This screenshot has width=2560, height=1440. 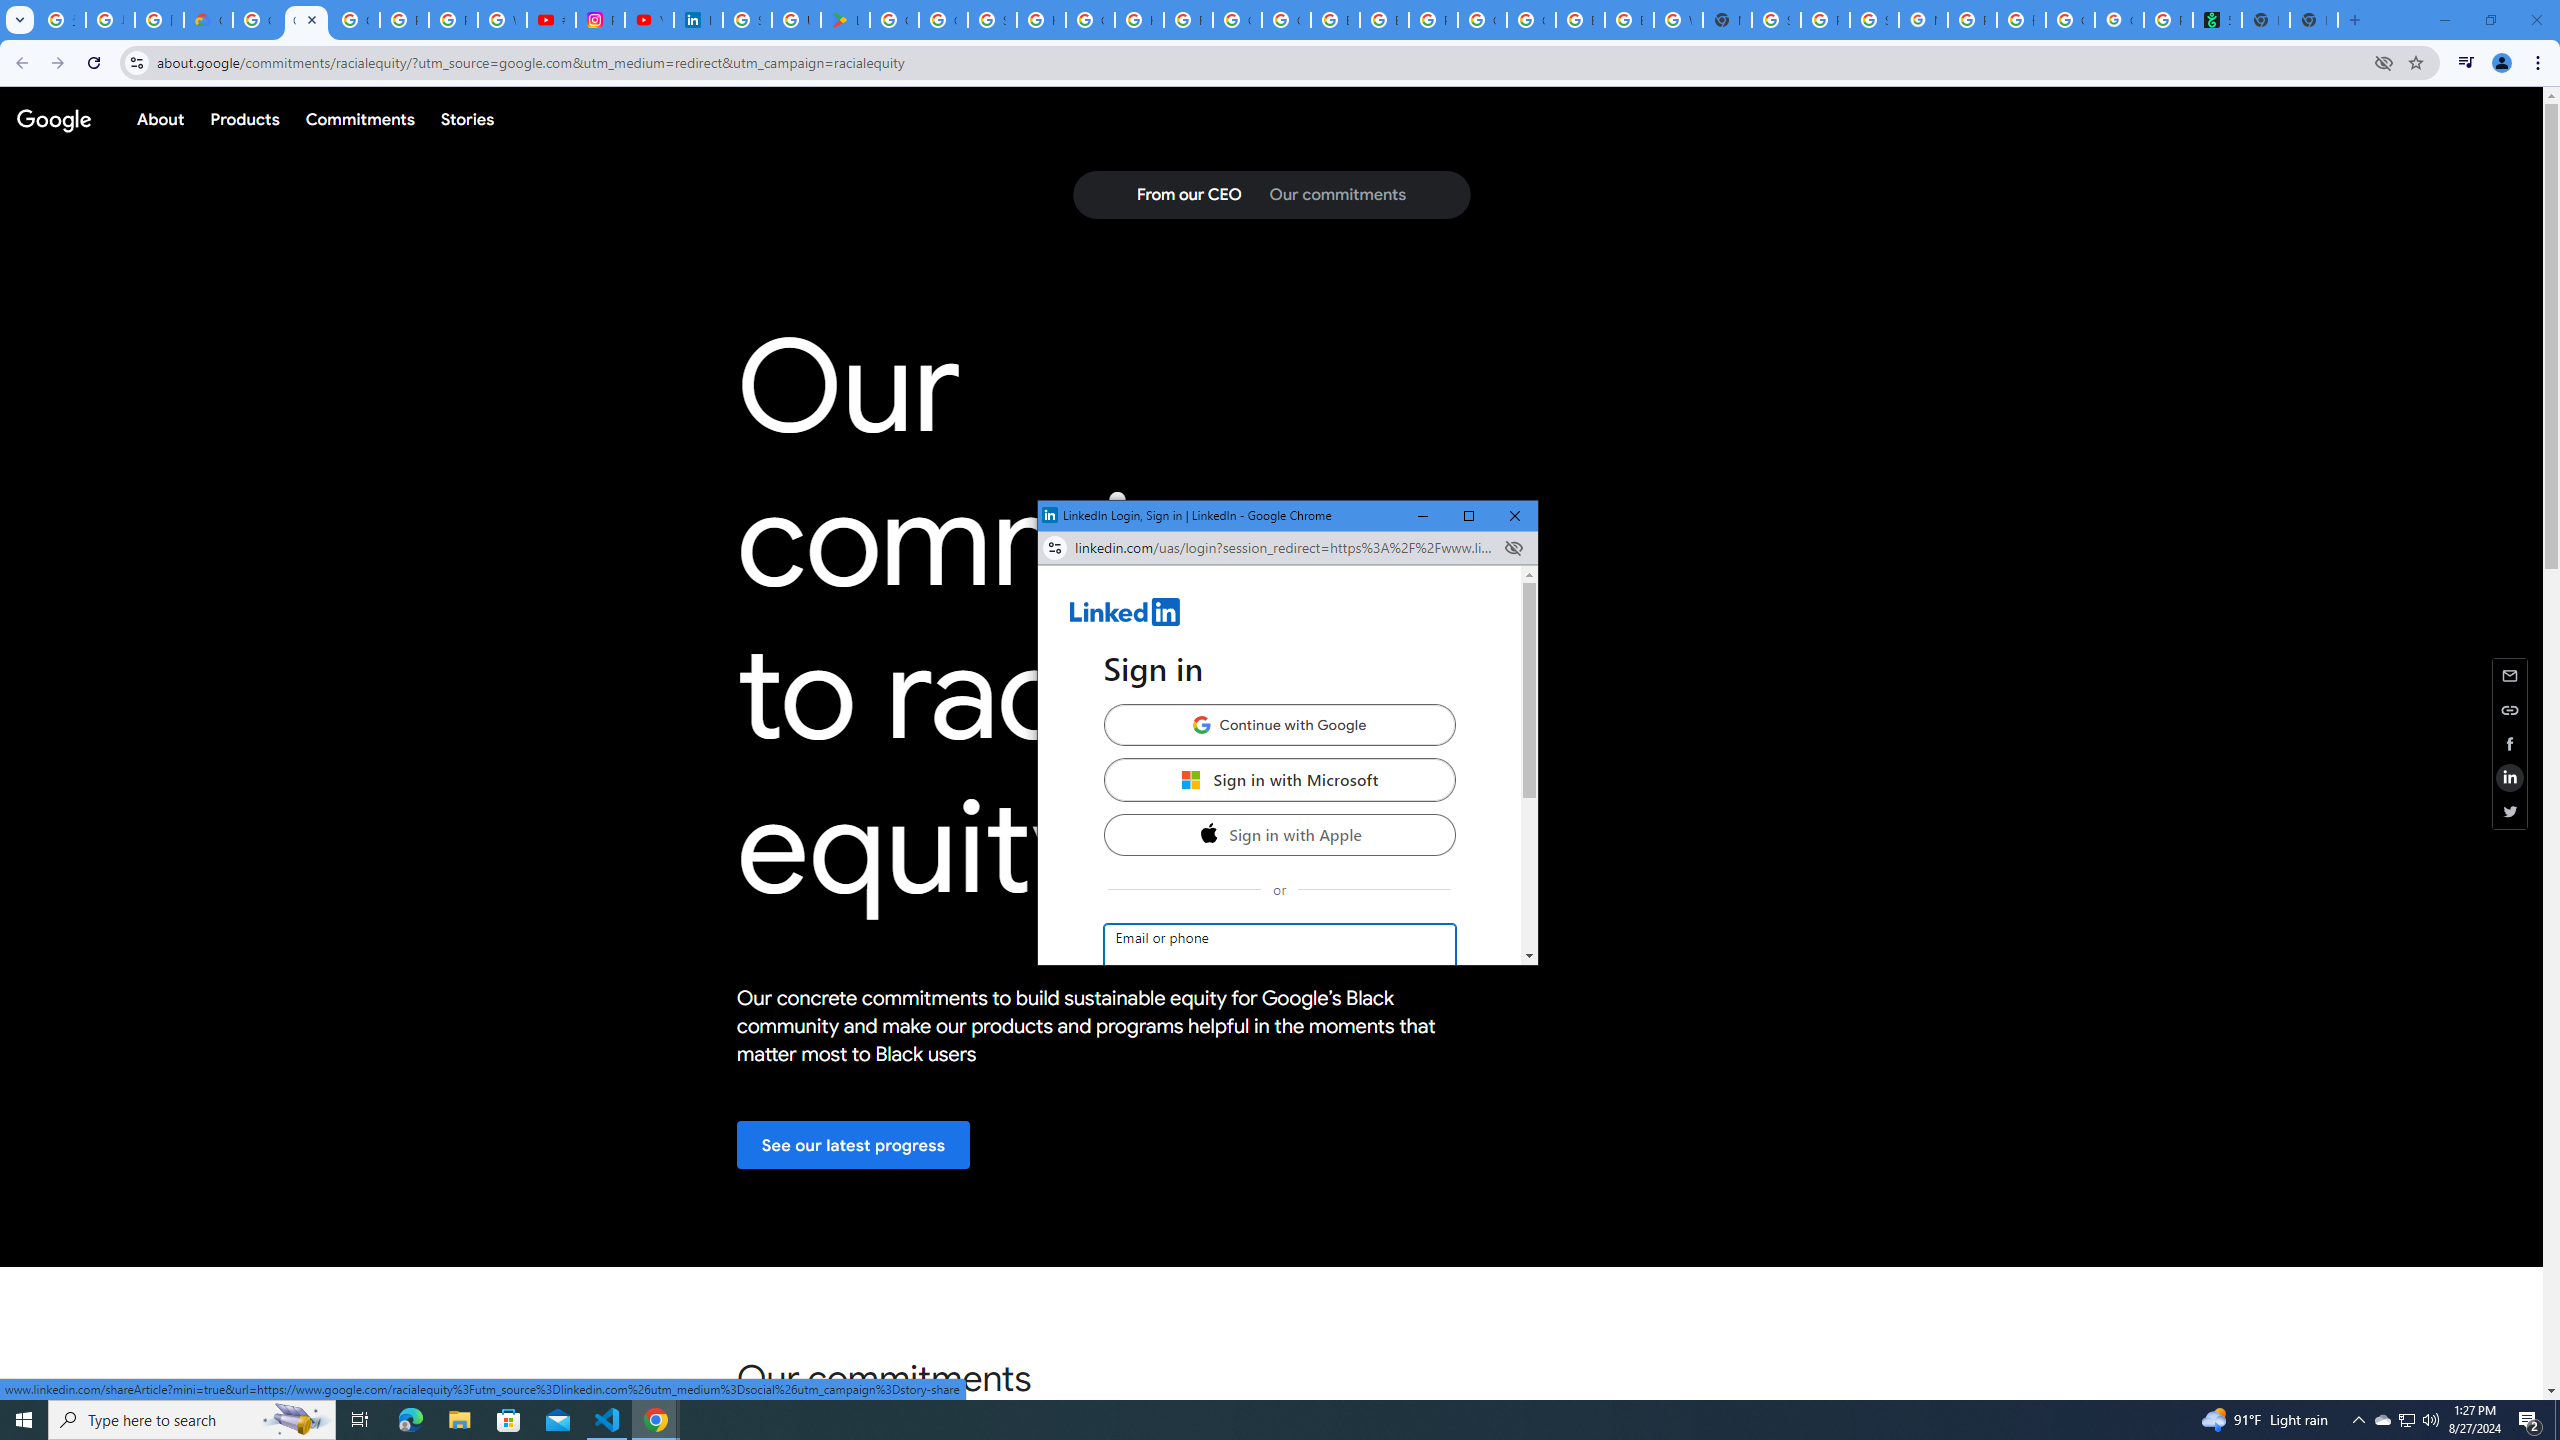 What do you see at coordinates (1280, 834) in the screenshot?
I see `'Sign in with Apple'` at bounding box center [1280, 834].